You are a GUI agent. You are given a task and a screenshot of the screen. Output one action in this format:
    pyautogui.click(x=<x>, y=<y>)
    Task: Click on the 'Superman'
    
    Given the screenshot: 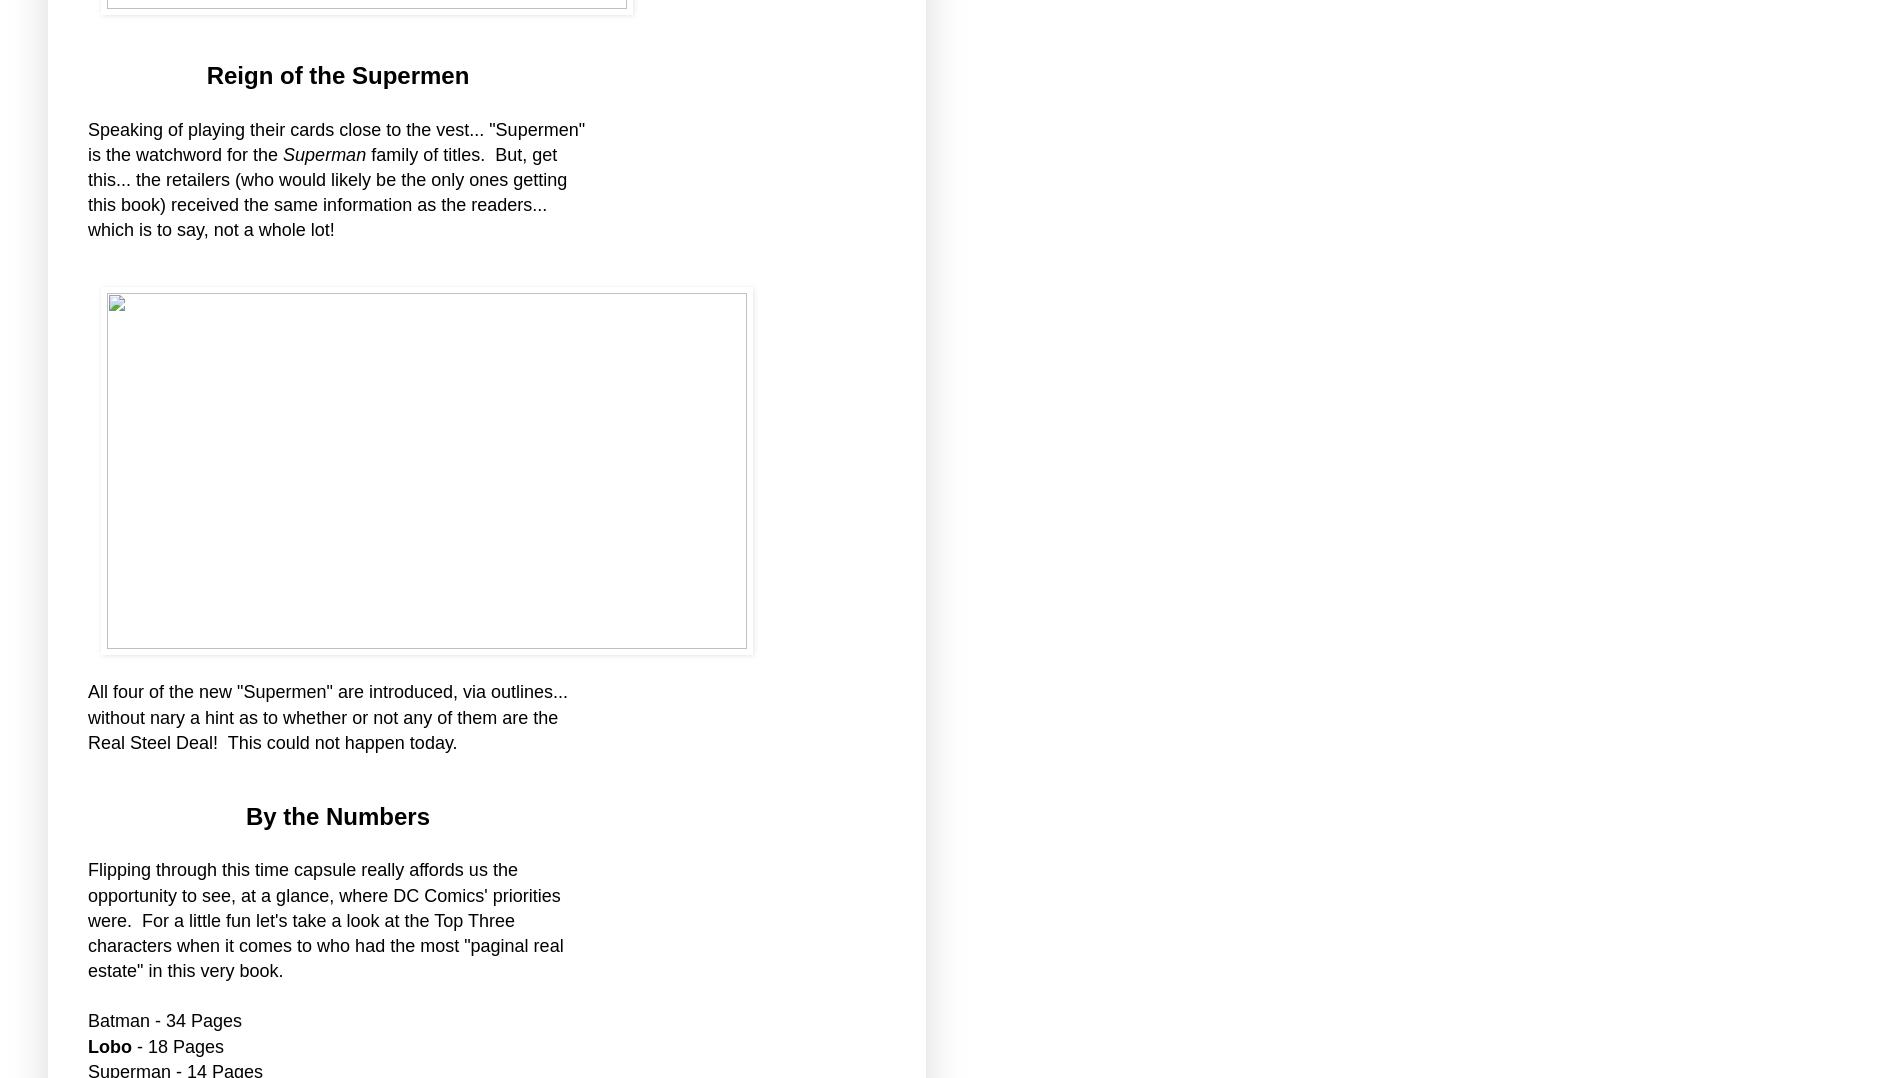 What is the action you would take?
    pyautogui.click(x=327, y=154)
    